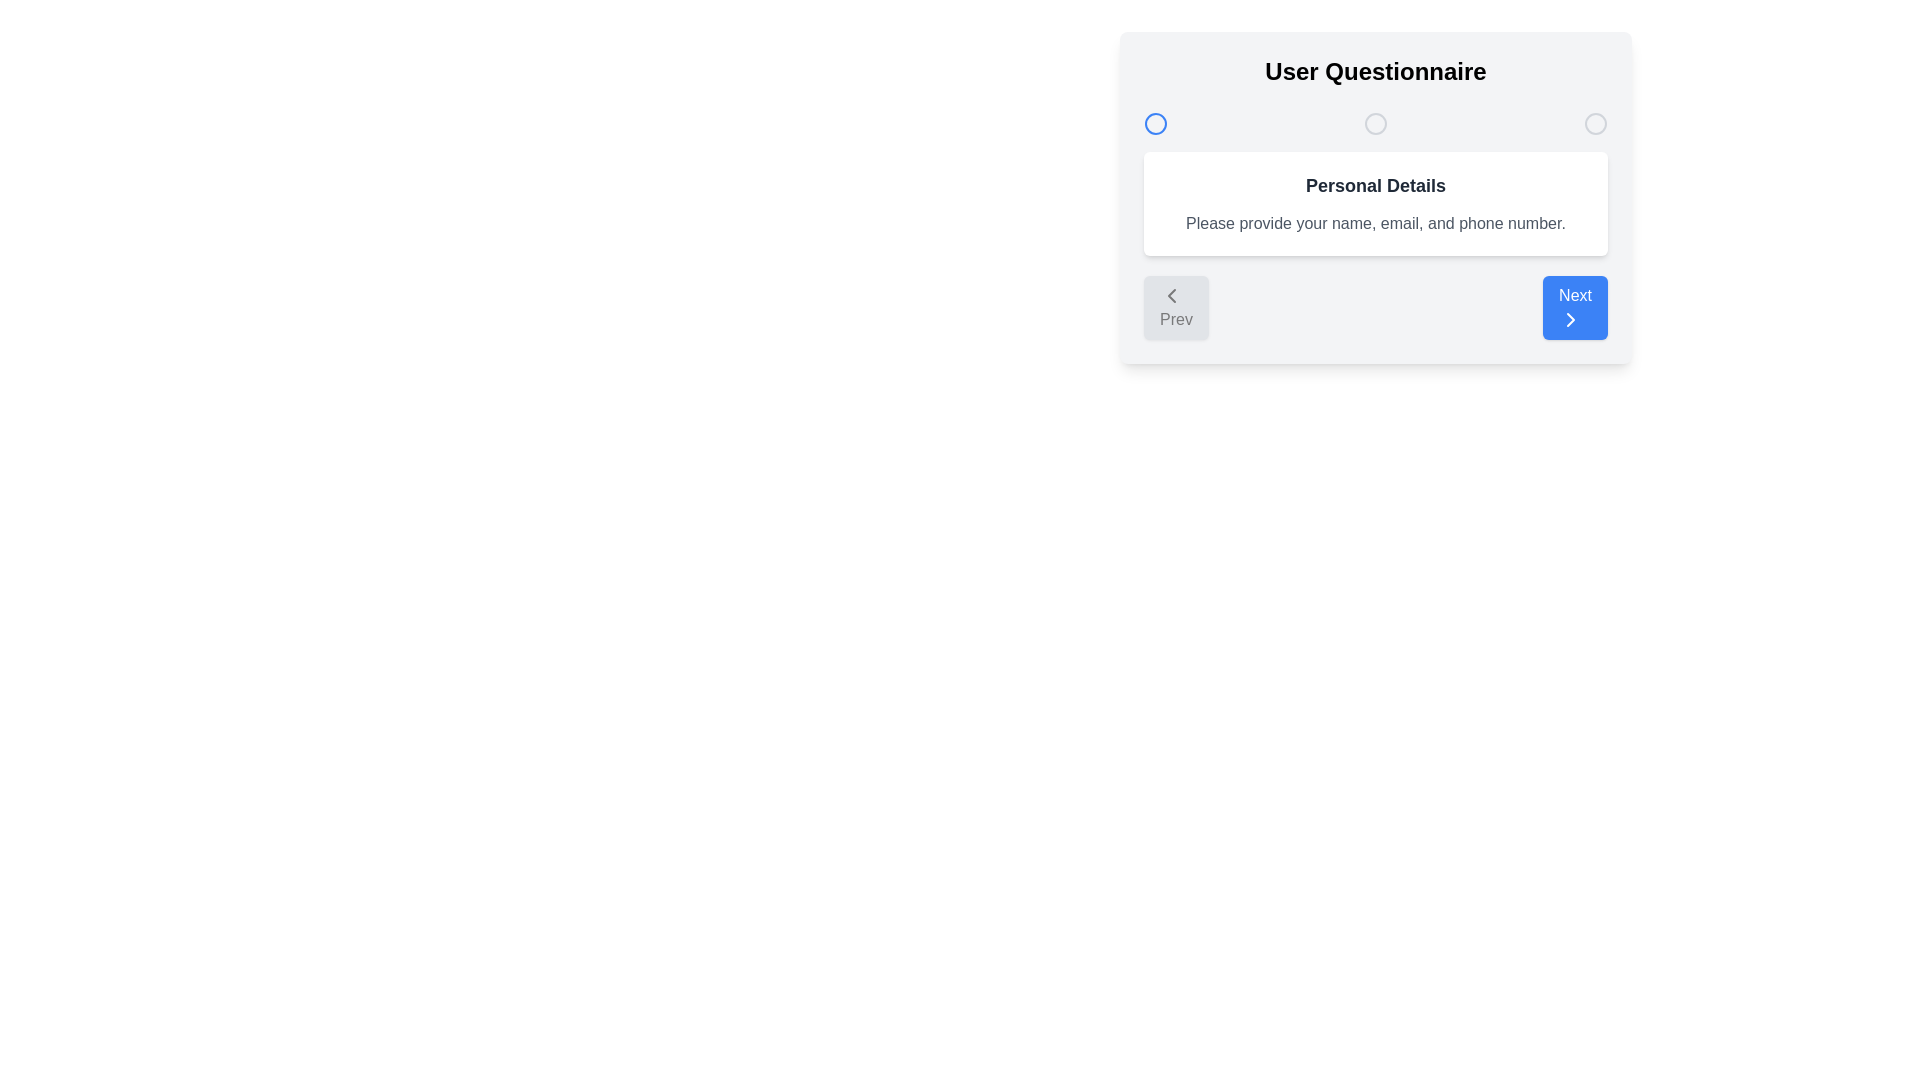 Image resolution: width=1920 pixels, height=1080 pixels. What do you see at coordinates (1574, 308) in the screenshot?
I see `the Next button to navigate the questionnaire` at bounding box center [1574, 308].